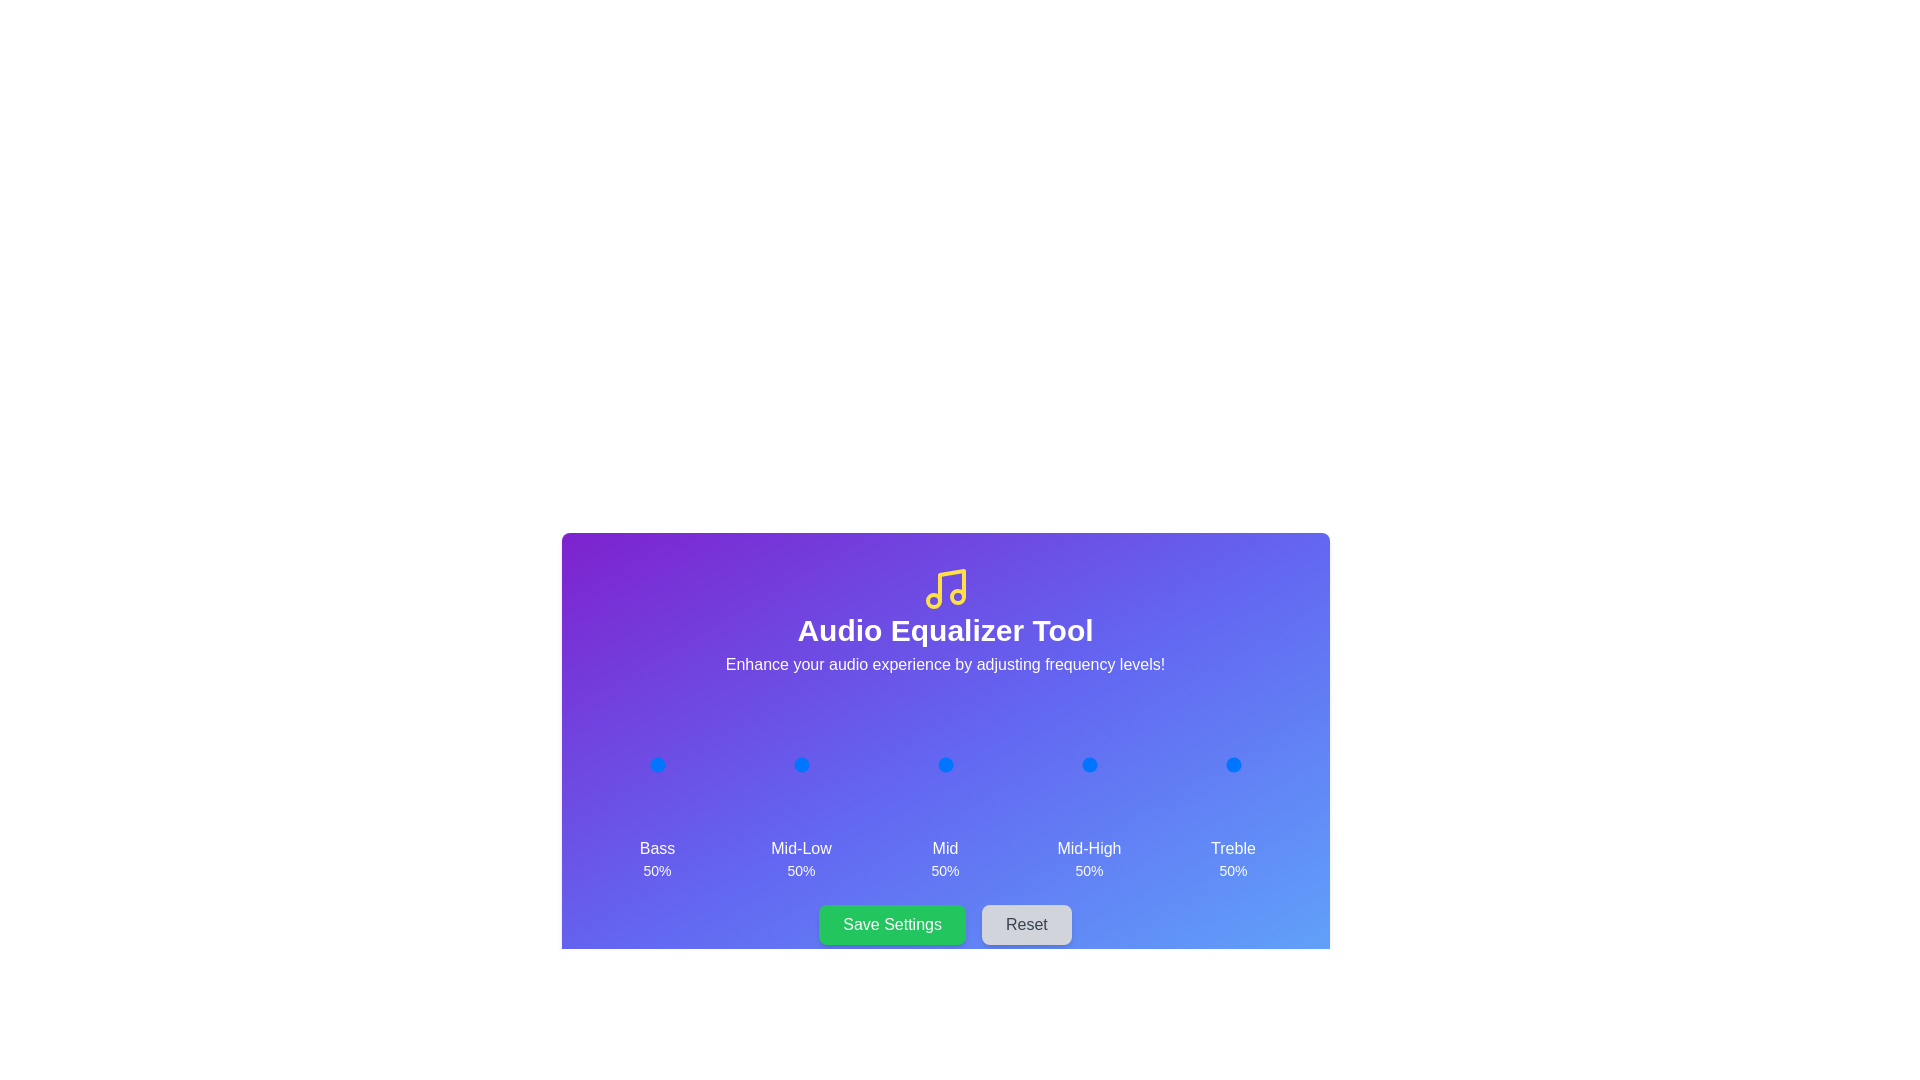  I want to click on the 2 slider to 62%, so click(952, 764).